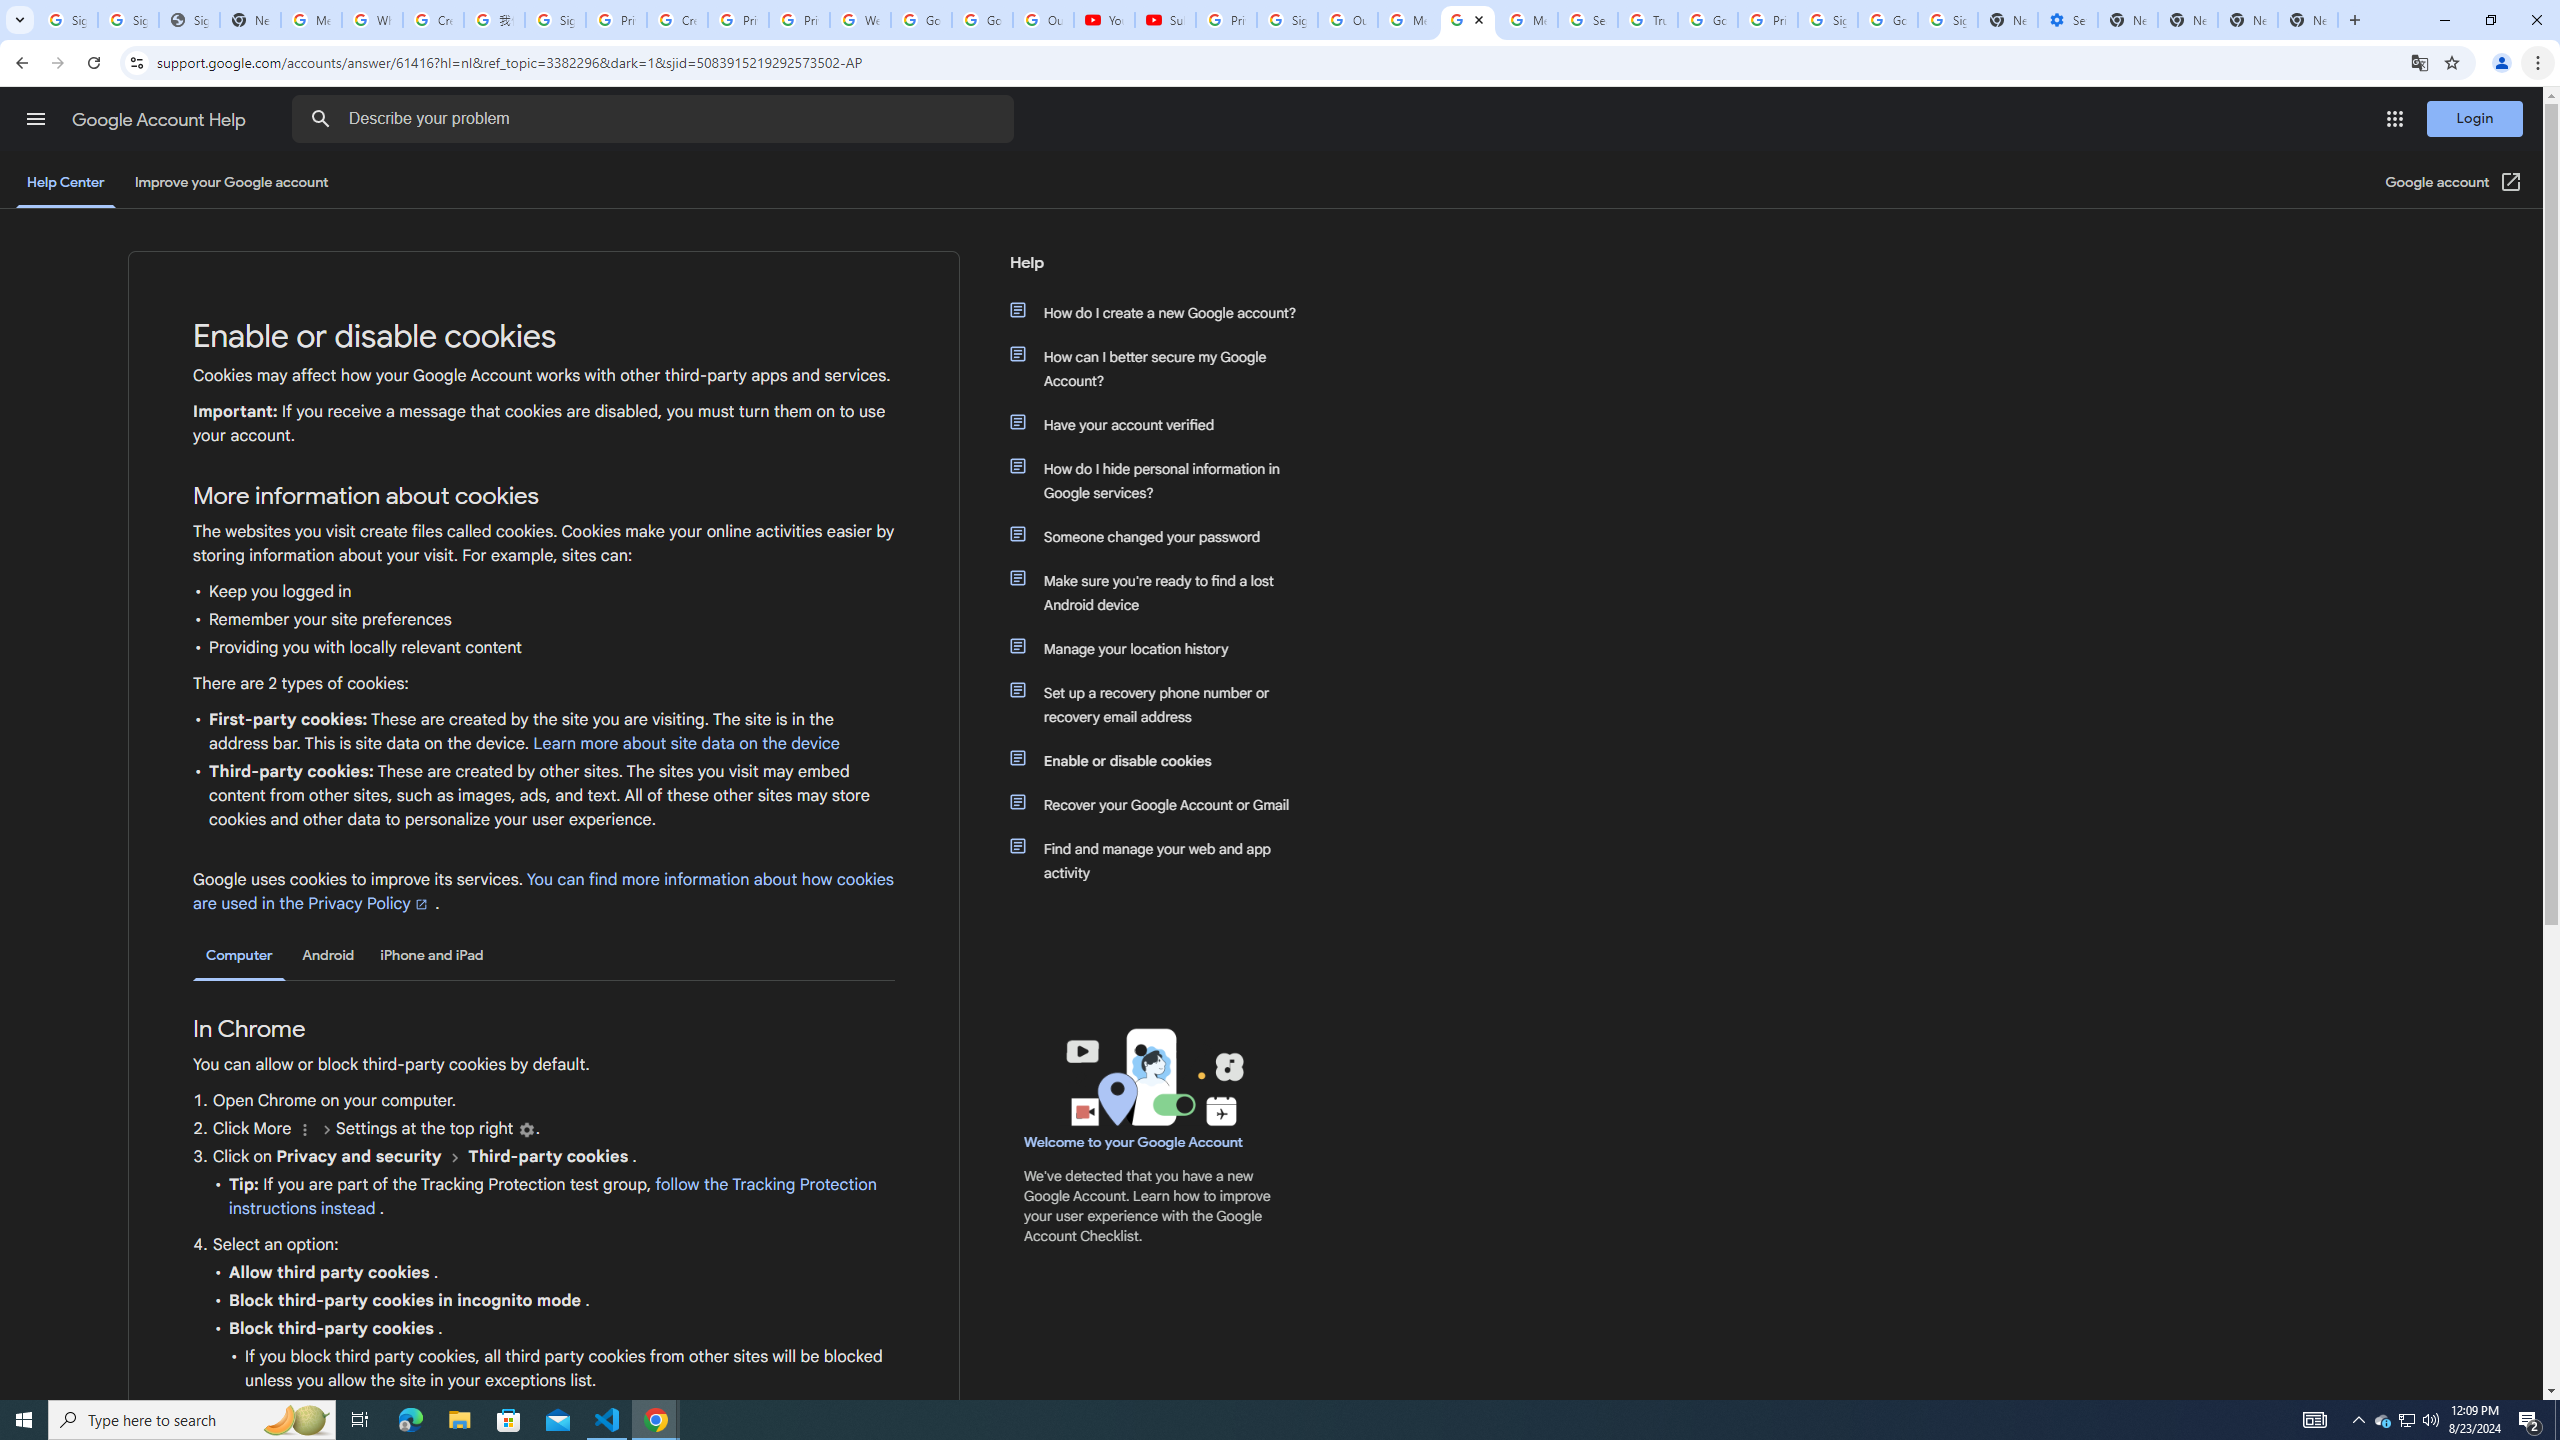  I want to click on 'Have your account verified', so click(1162, 424).